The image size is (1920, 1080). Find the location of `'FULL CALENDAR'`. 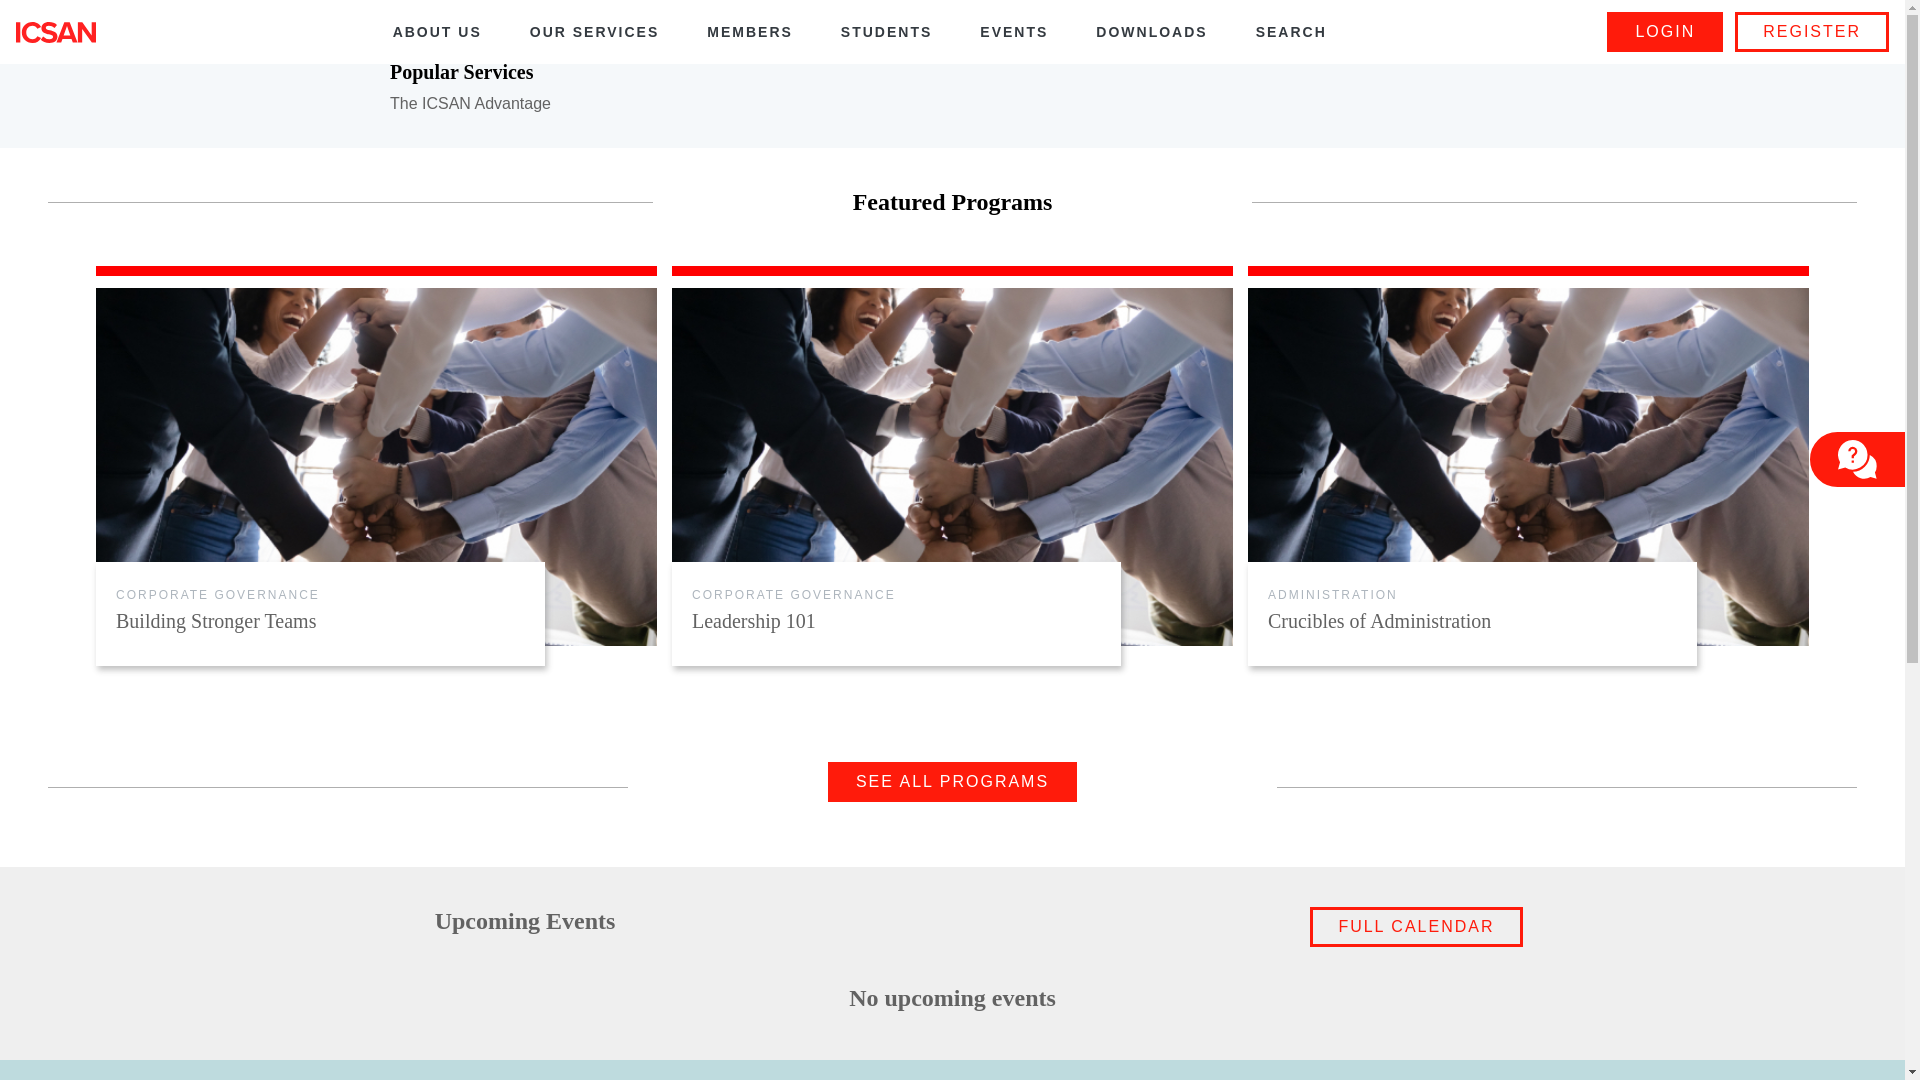

'FULL CALENDAR' is located at coordinates (1415, 926).